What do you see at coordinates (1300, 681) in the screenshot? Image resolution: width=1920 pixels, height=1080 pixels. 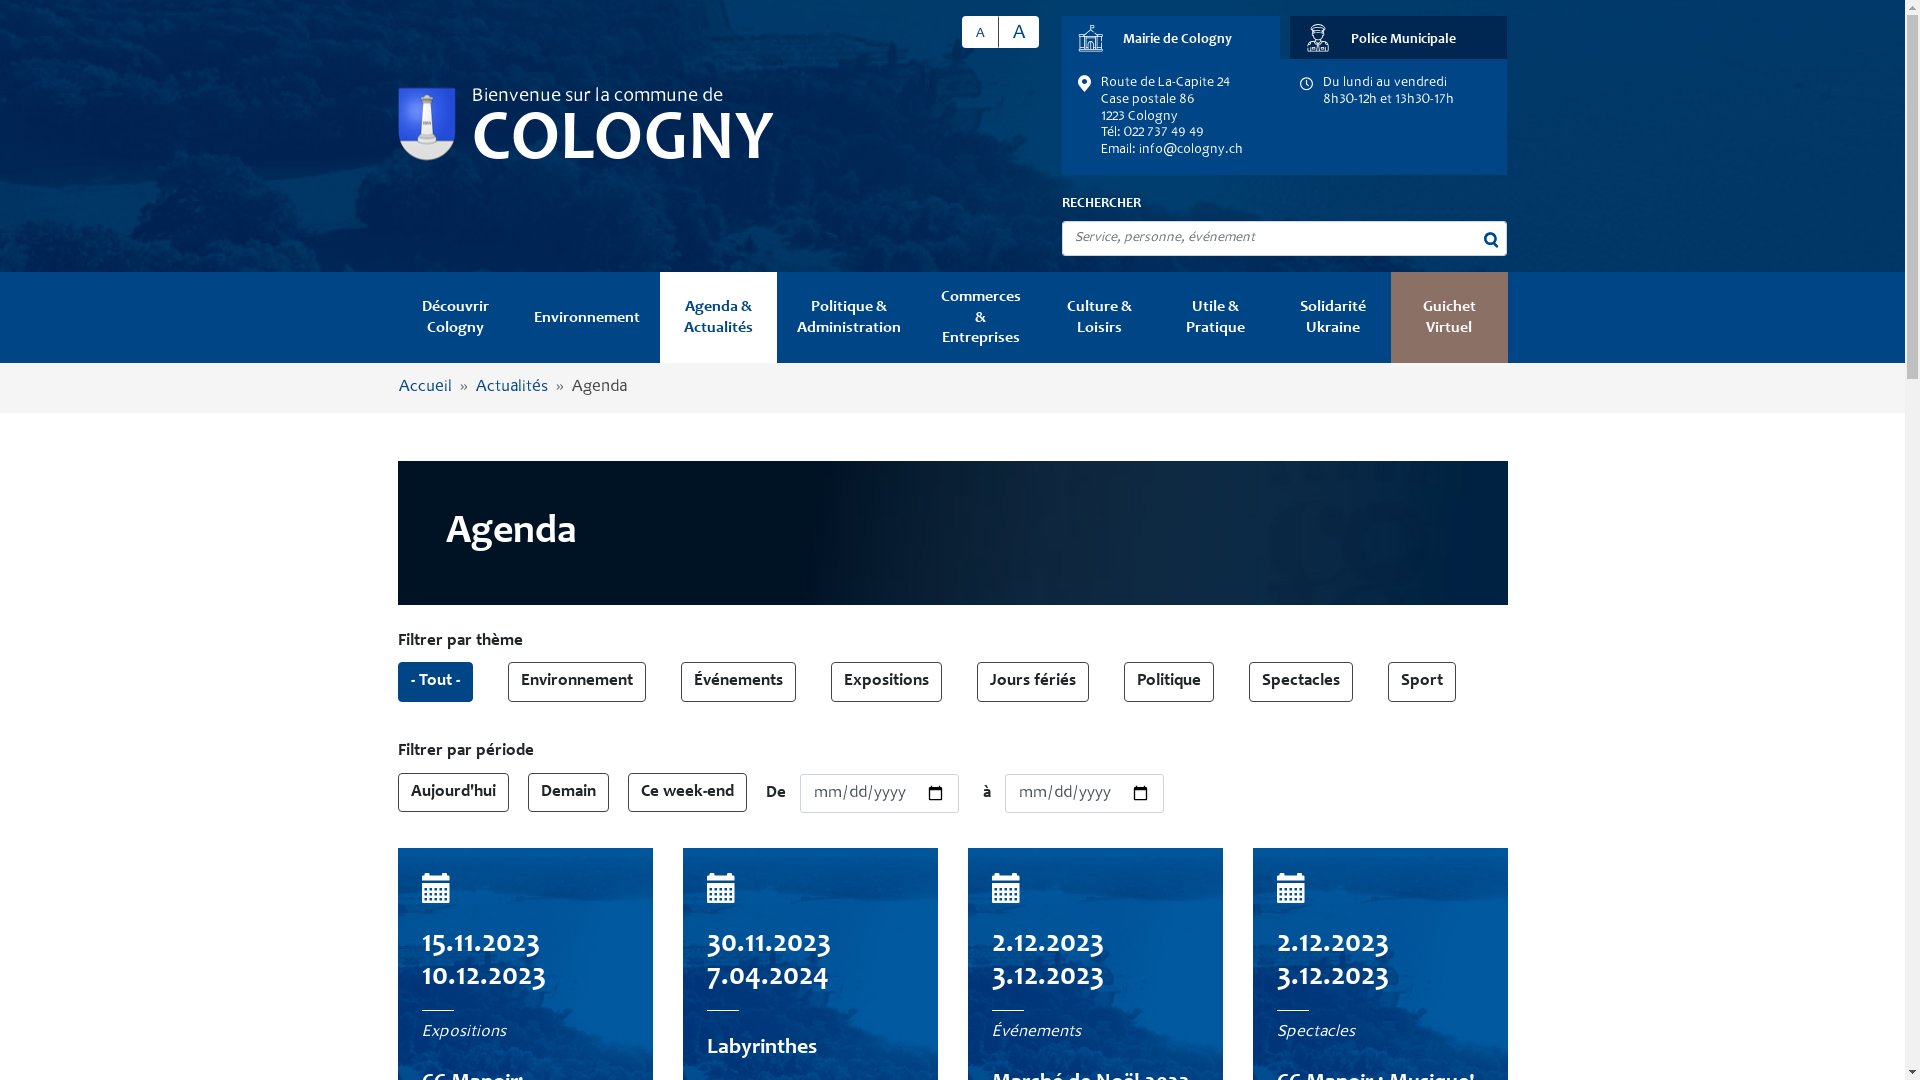 I see `'Spectacles'` at bounding box center [1300, 681].